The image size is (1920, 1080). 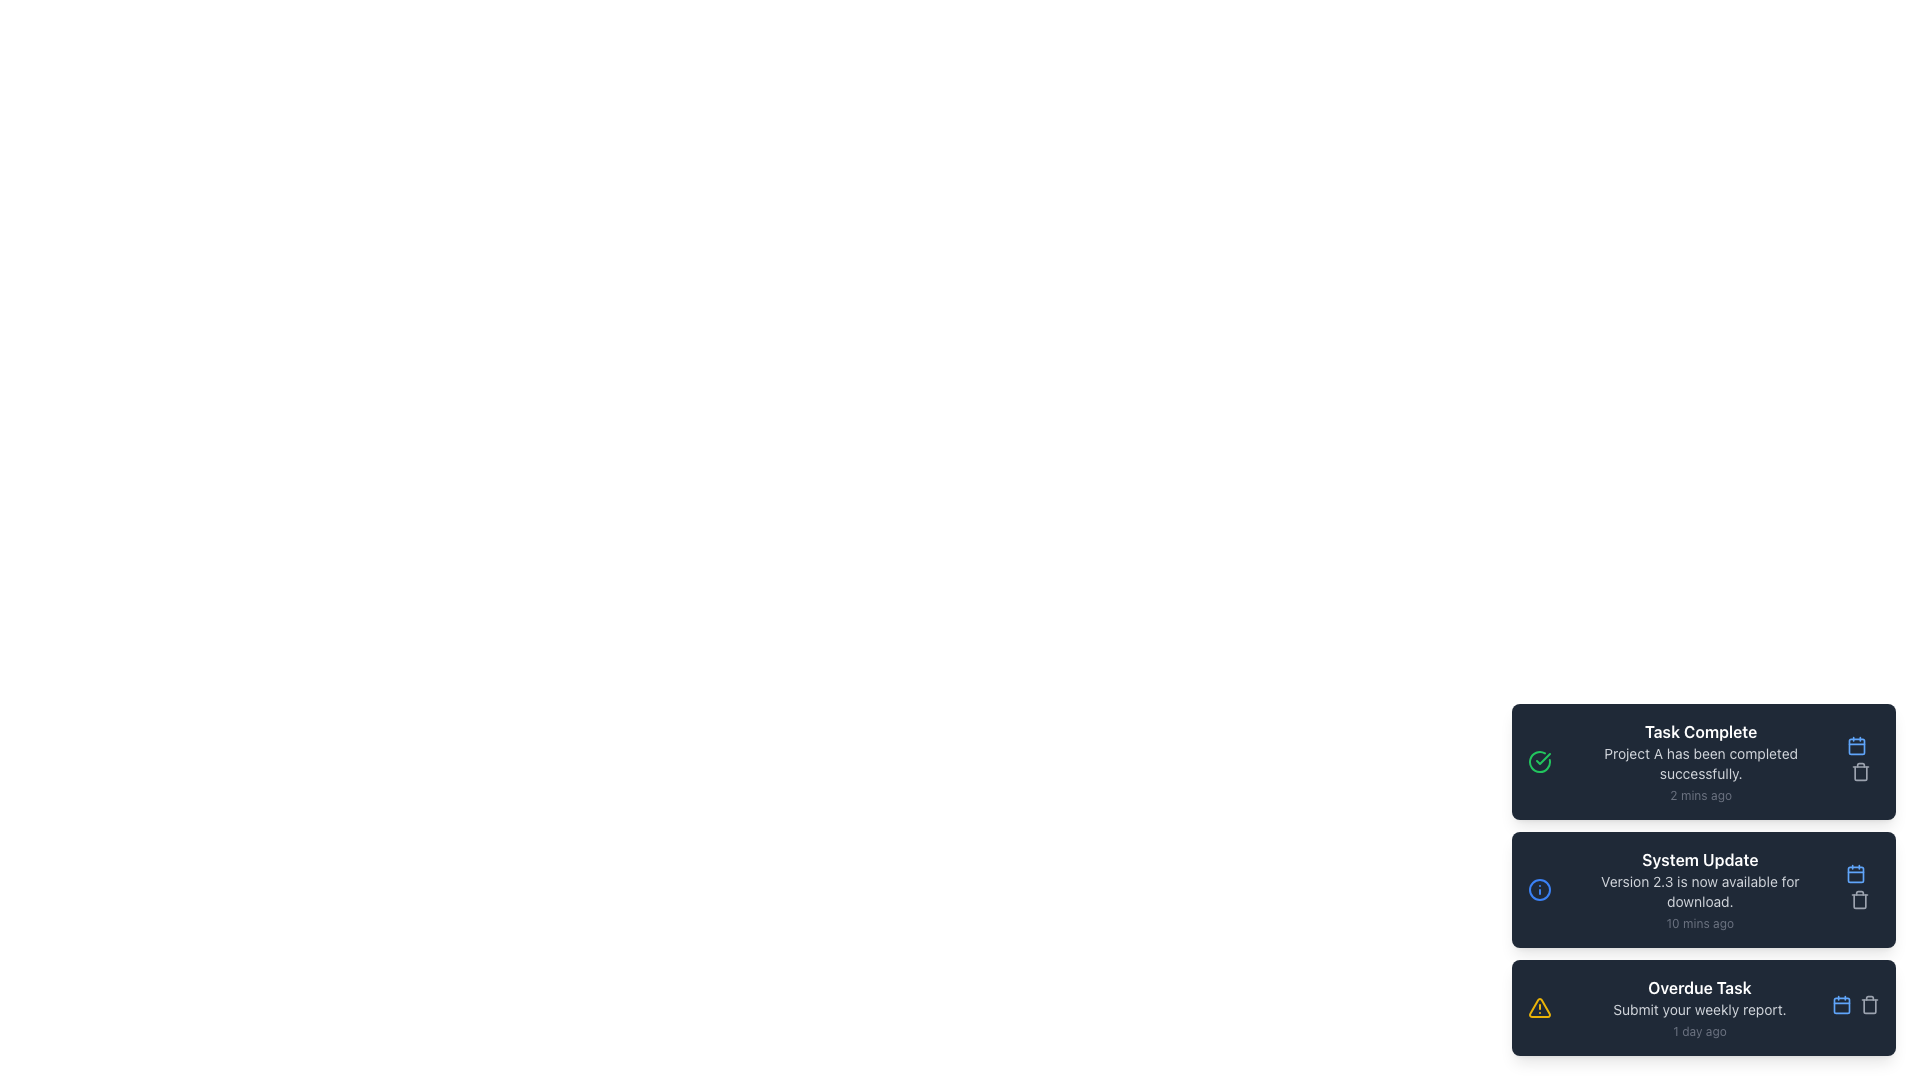 I want to click on the blue calendar icon located in the third notification card, so click(x=1841, y=1005).